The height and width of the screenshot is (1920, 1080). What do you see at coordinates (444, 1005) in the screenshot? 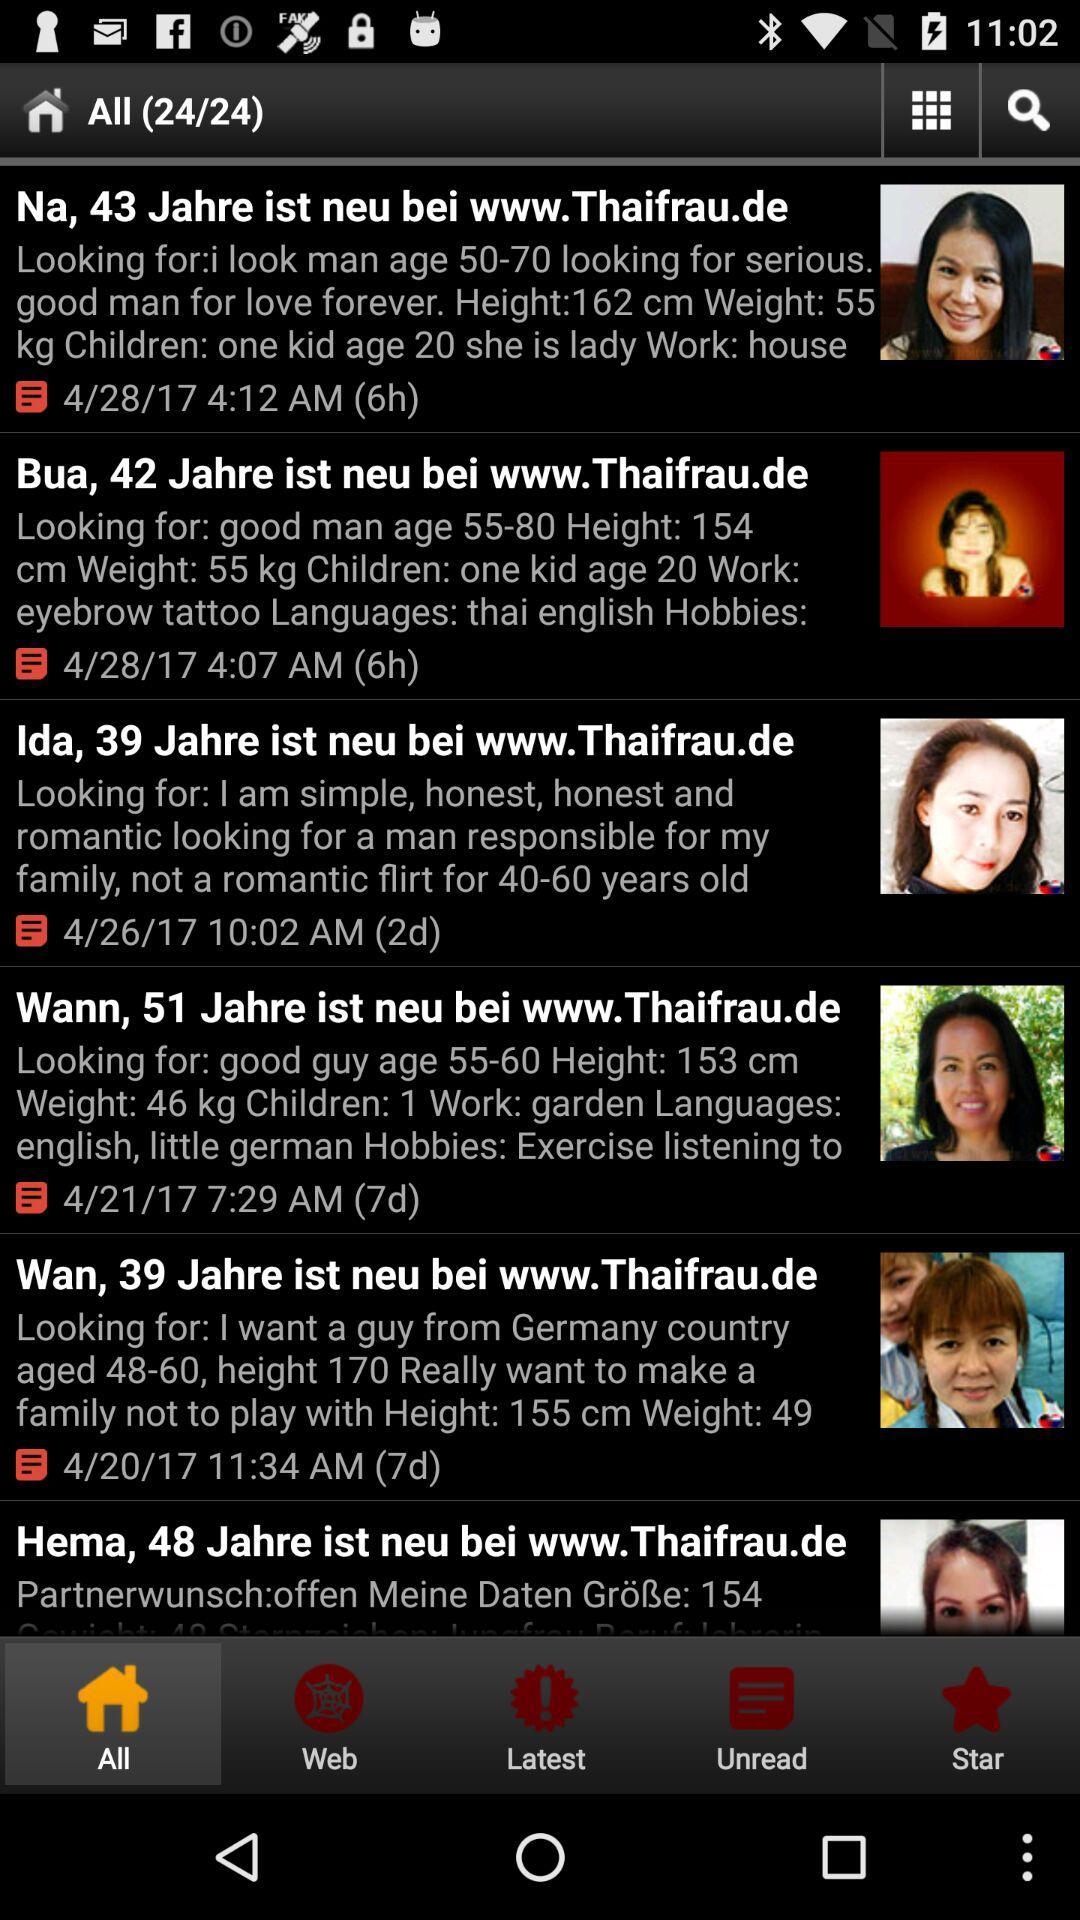
I see `the wann 51 jahre item` at bounding box center [444, 1005].